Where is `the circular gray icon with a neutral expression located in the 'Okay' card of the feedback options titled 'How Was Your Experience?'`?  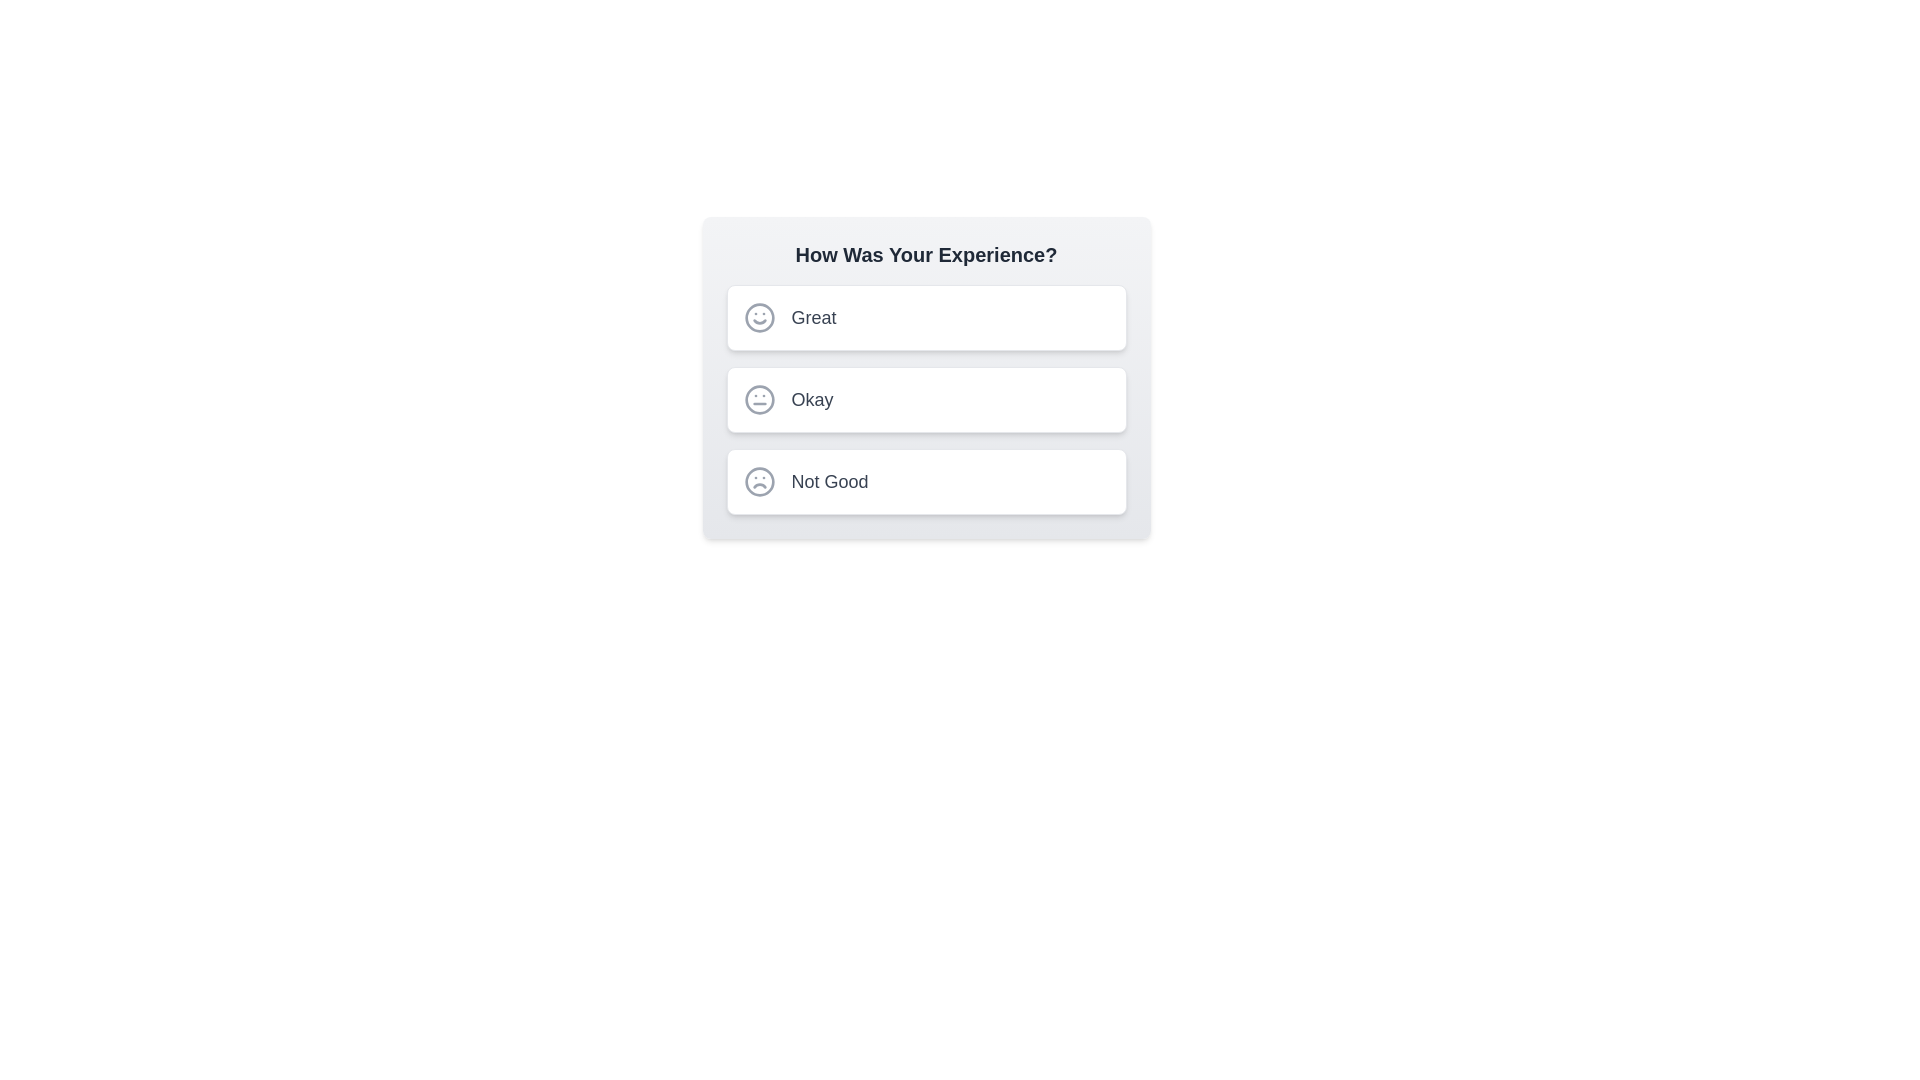 the circular gray icon with a neutral expression located in the 'Okay' card of the feedback options titled 'How Was Your Experience?' is located at coordinates (758, 400).